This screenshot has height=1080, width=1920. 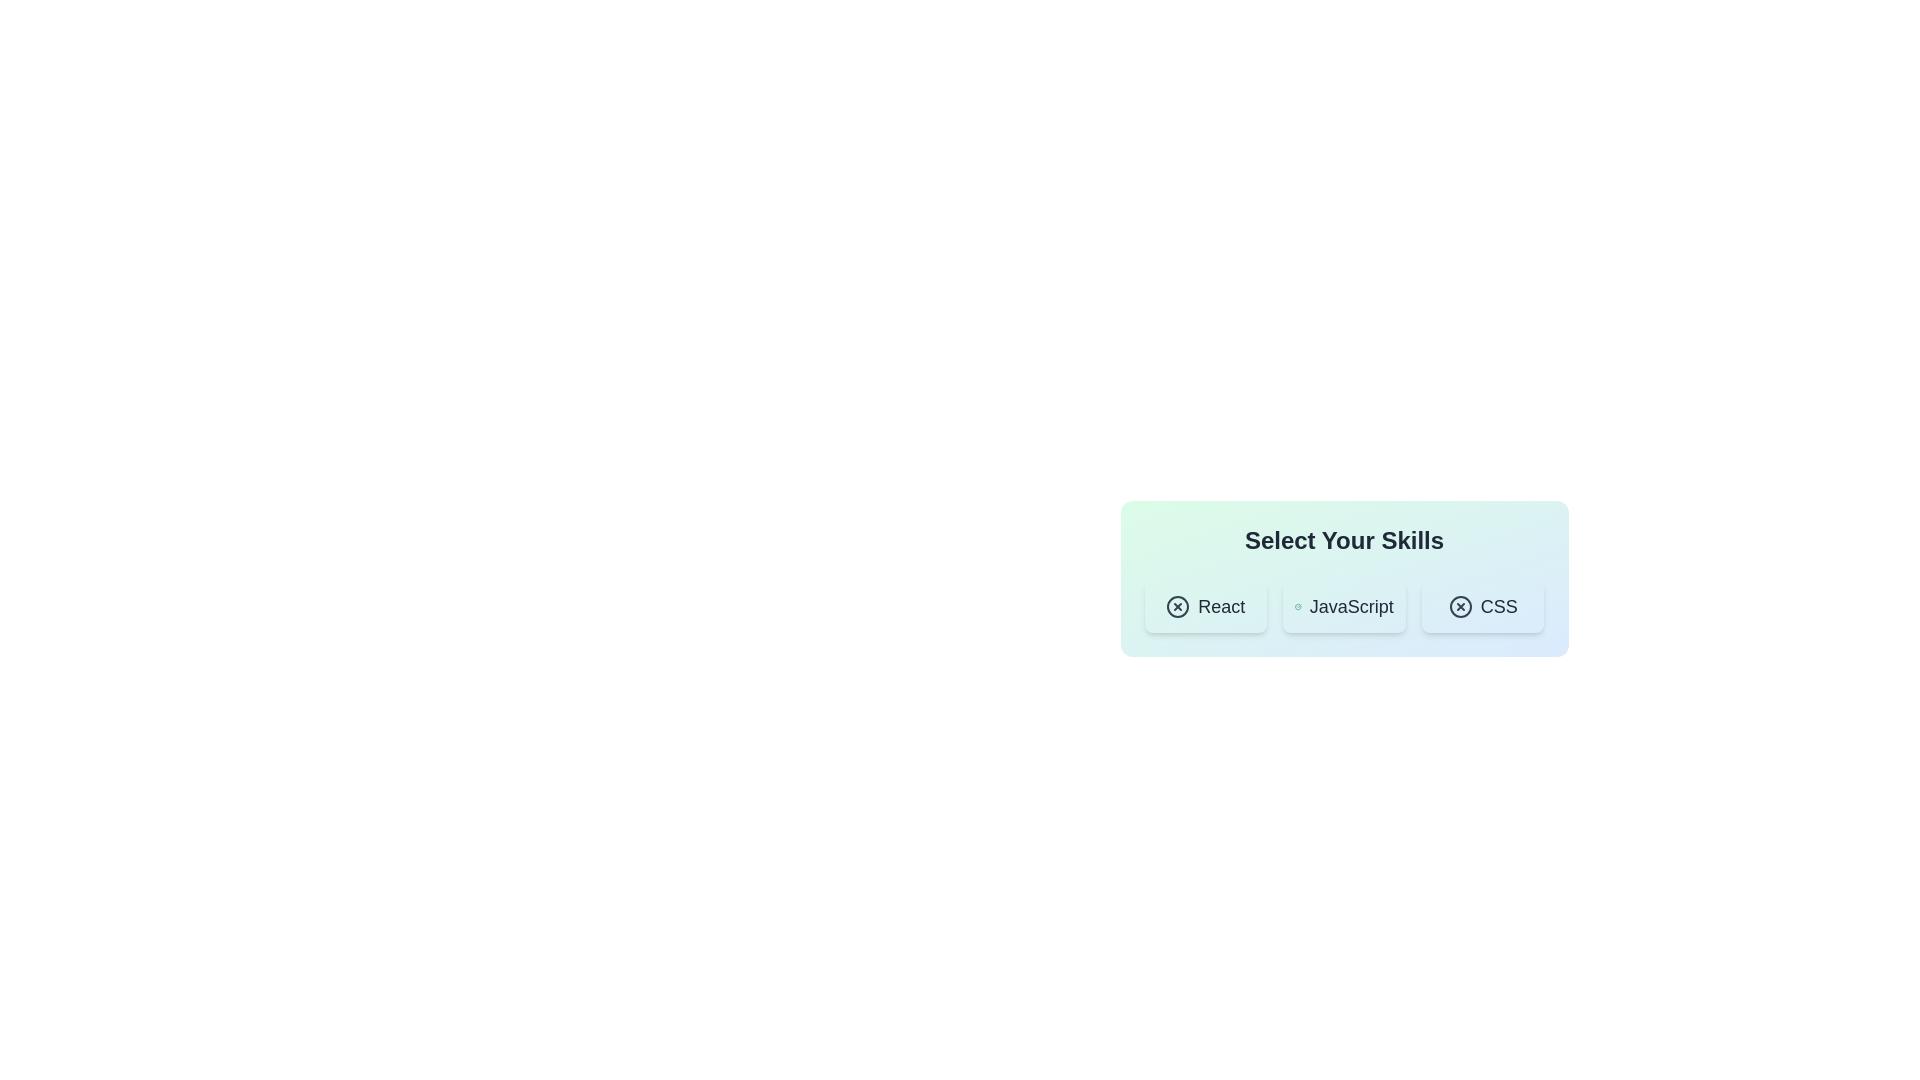 What do you see at coordinates (1483, 605) in the screenshot?
I see `the chip labeled CSS to toggle its selection` at bounding box center [1483, 605].